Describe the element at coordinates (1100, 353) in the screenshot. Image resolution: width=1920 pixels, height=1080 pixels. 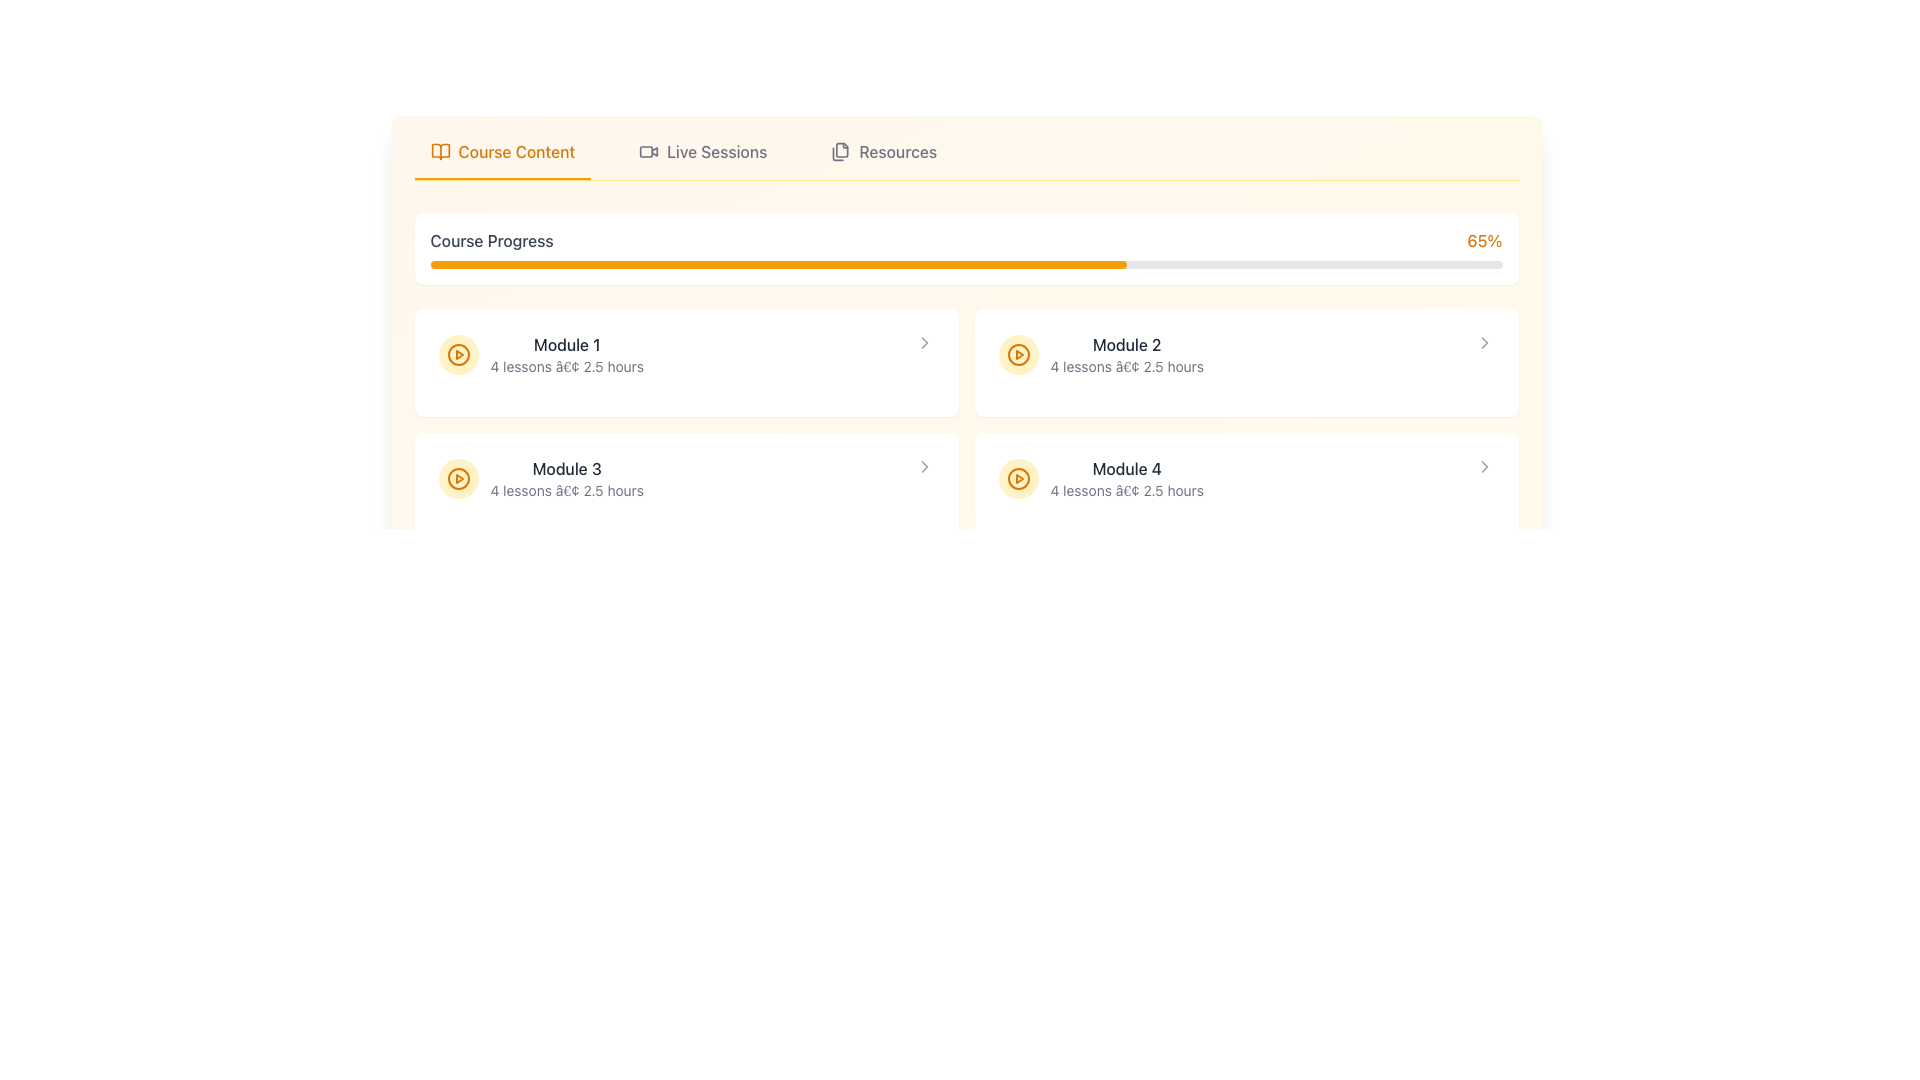
I see `the Text block displaying the title 'Module 2' and subtitle '4 lessons • 2.5 hours', which is located in the second column of the grid in the second row` at that location.